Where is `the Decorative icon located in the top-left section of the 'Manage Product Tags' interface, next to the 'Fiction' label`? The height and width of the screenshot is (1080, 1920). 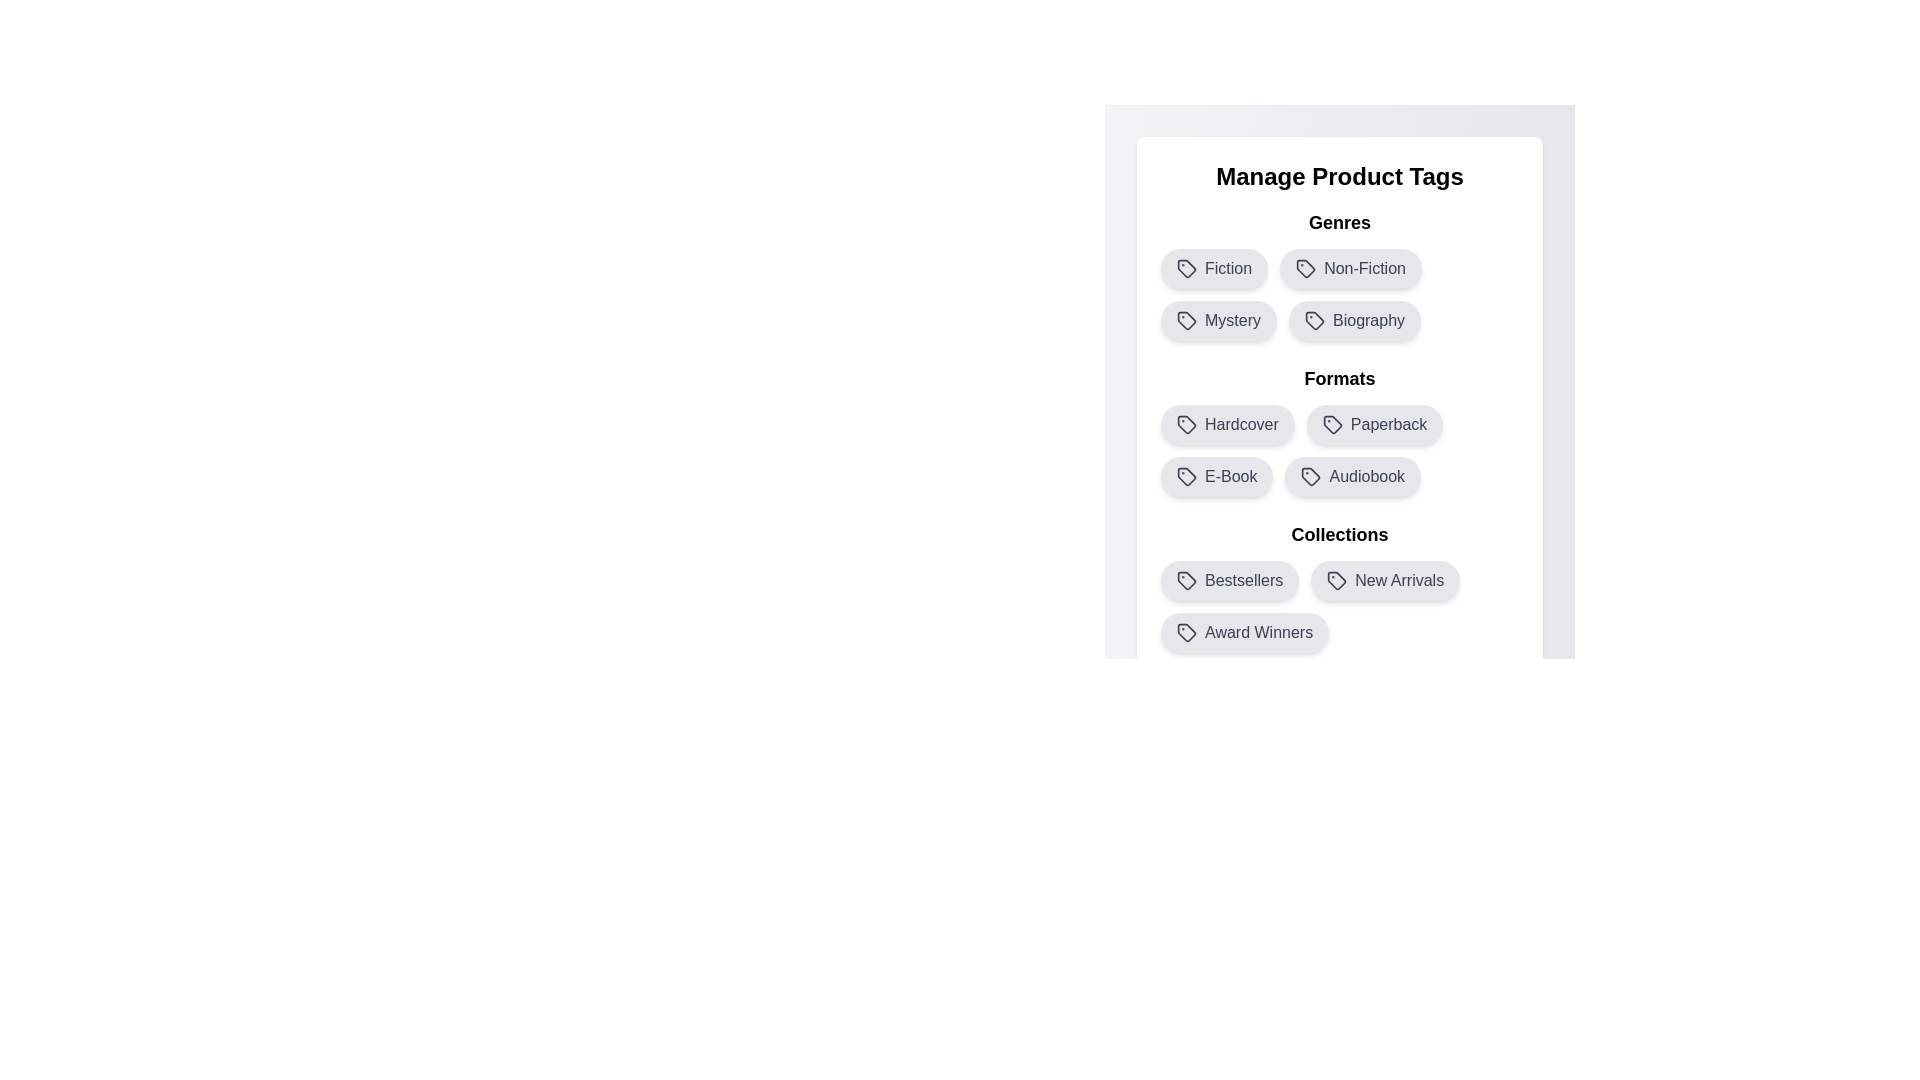
the Decorative icon located in the top-left section of the 'Manage Product Tags' interface, next to the 'Fiction' label is located at coordinates (1186, 268).